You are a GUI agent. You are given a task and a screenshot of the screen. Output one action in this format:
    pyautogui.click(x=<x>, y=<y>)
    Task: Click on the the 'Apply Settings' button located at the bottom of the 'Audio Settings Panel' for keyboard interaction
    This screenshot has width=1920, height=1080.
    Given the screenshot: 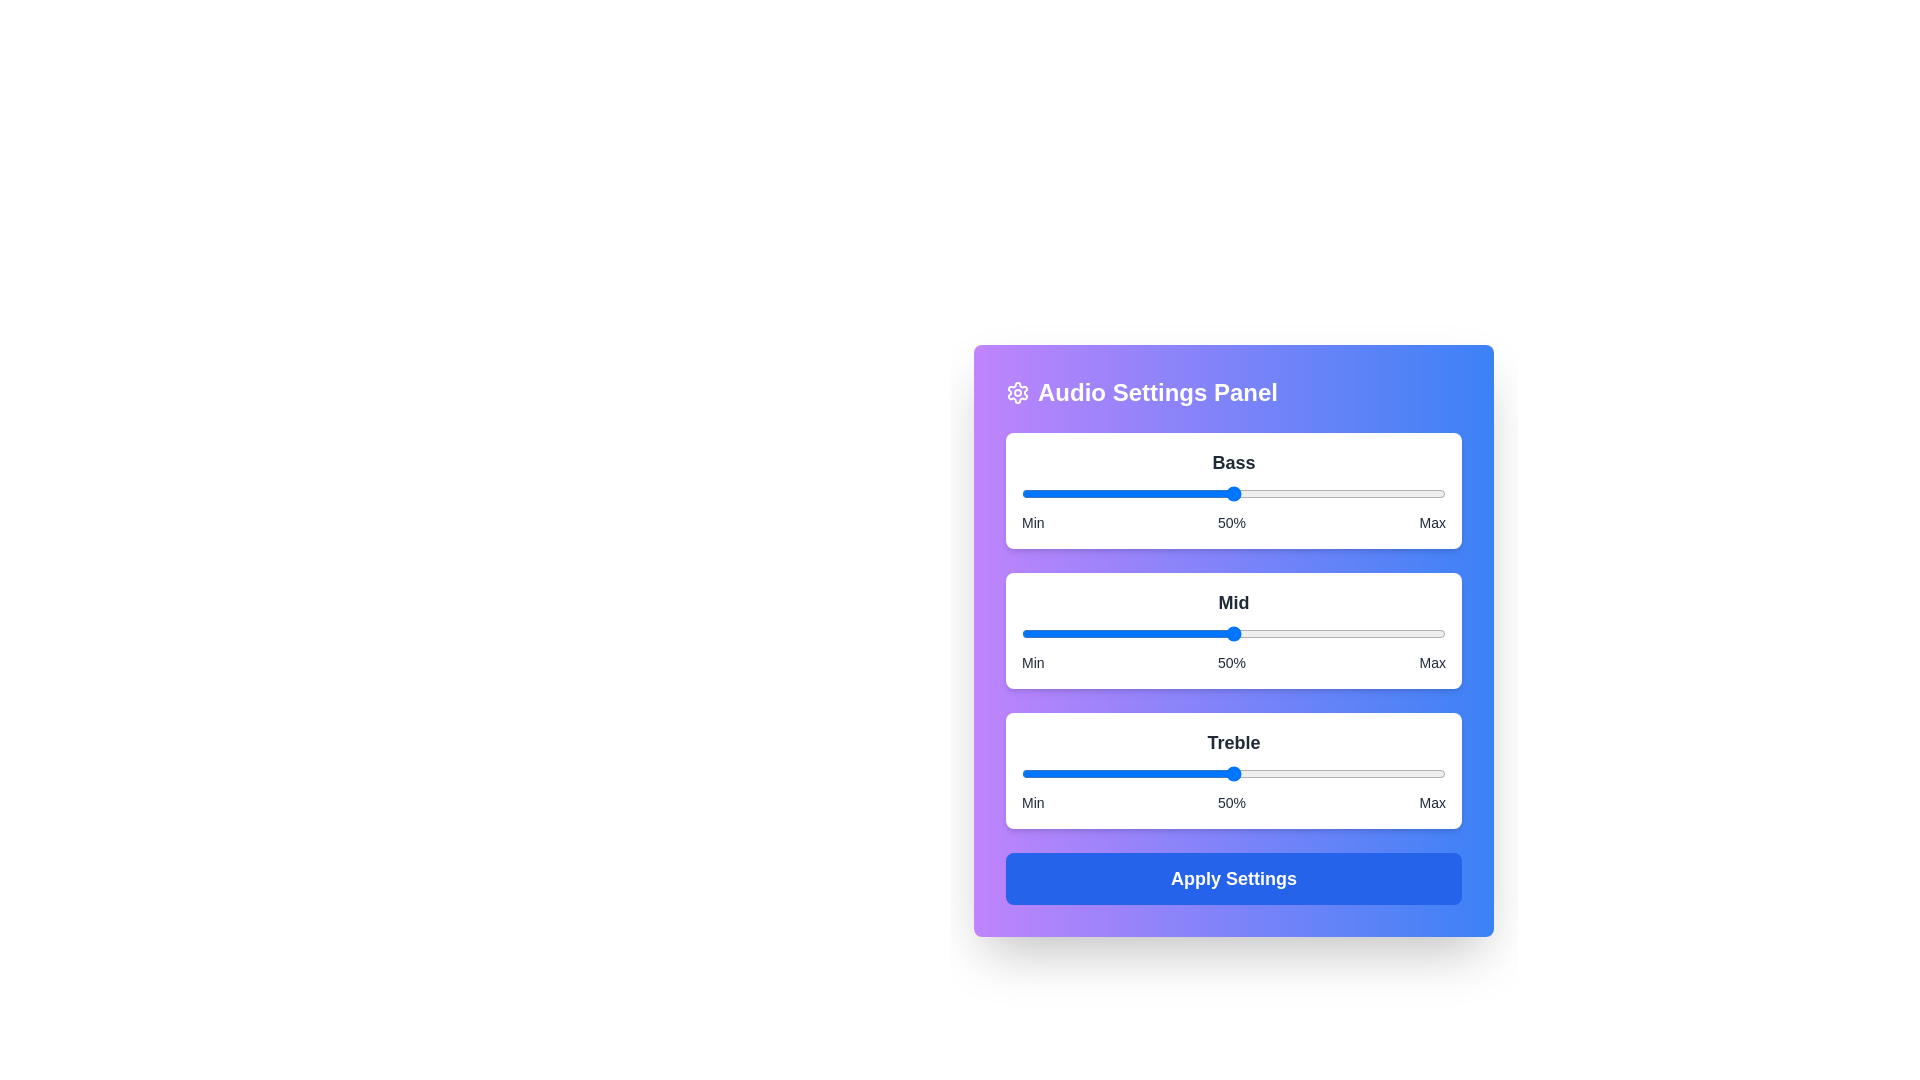 What is the action you would take?
    pyautogui.click(x=1232, y=878)
    